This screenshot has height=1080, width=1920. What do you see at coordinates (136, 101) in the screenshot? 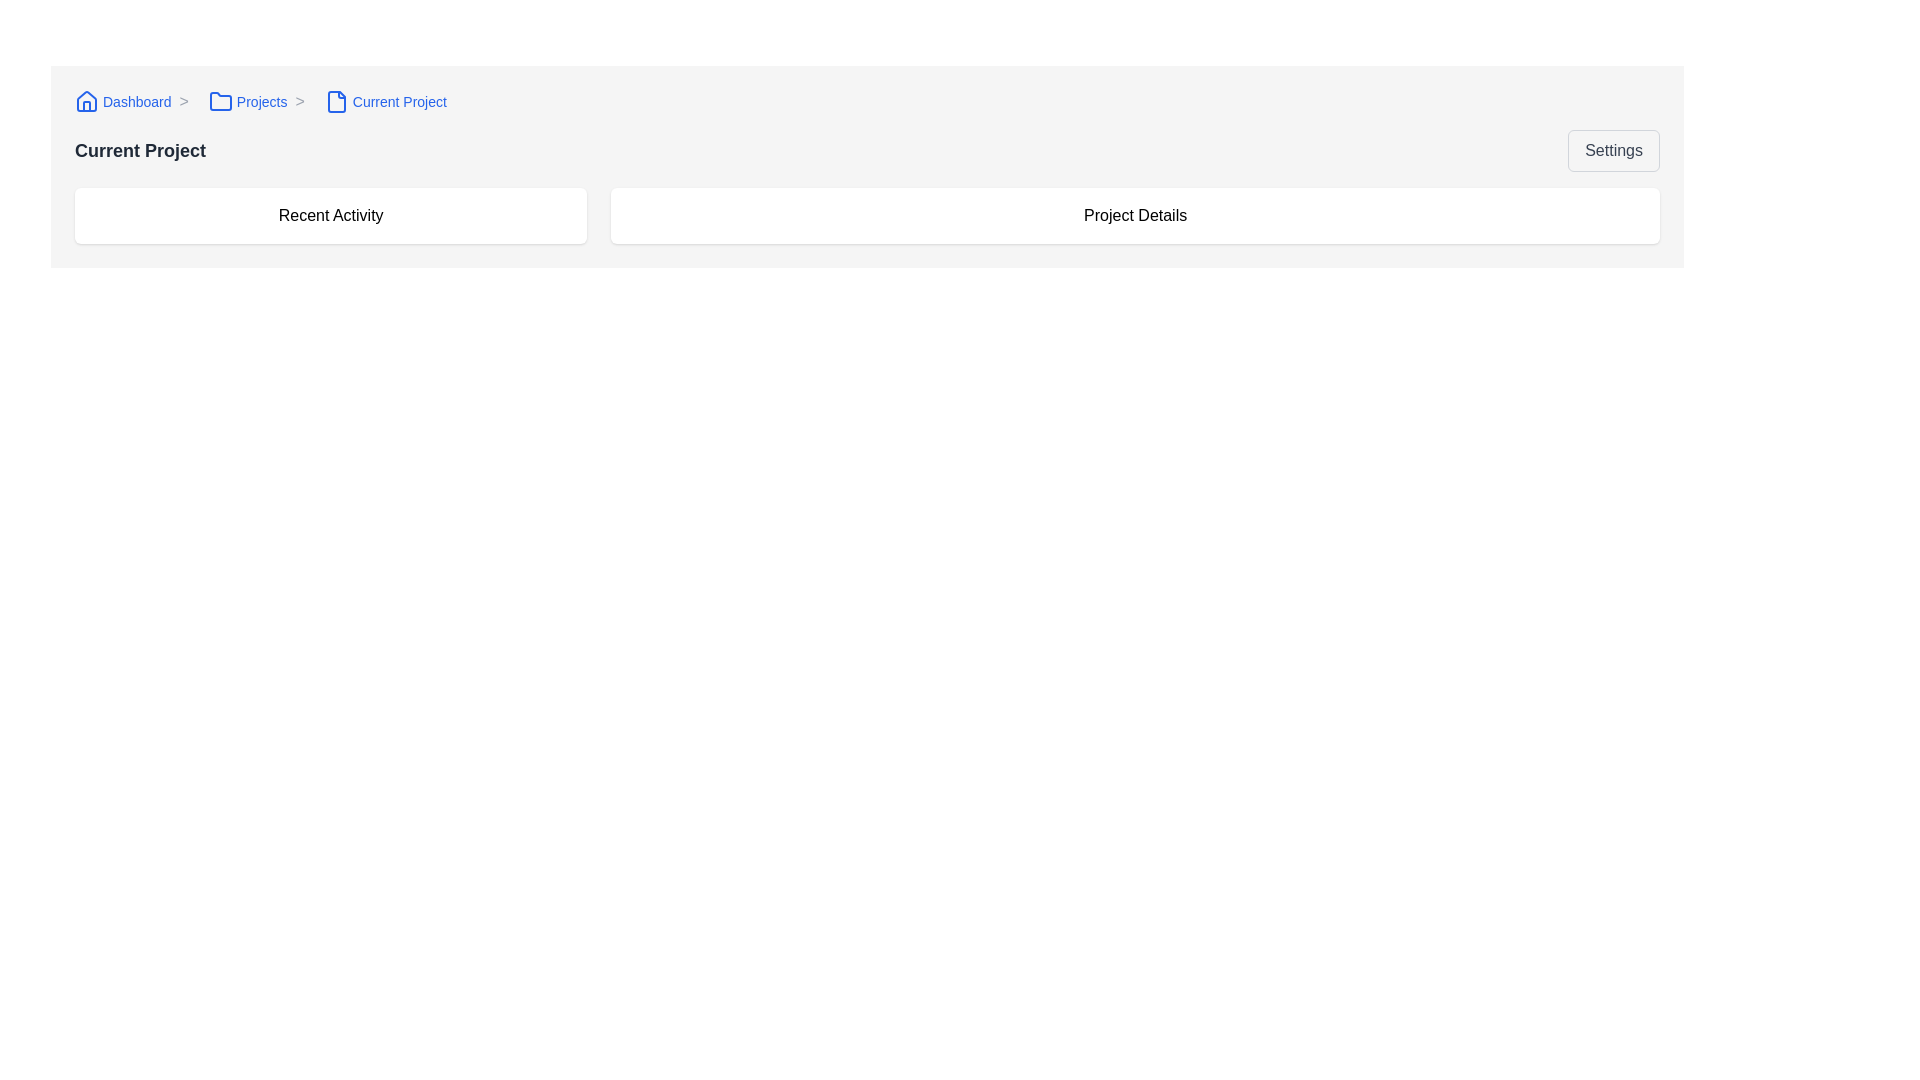
I see `text label displaying 'Dashboard' in the breadcrumb navigation bar, which is styled in blue and positioned between the home icon and the chevron icon` at bounding box center [136, 101].